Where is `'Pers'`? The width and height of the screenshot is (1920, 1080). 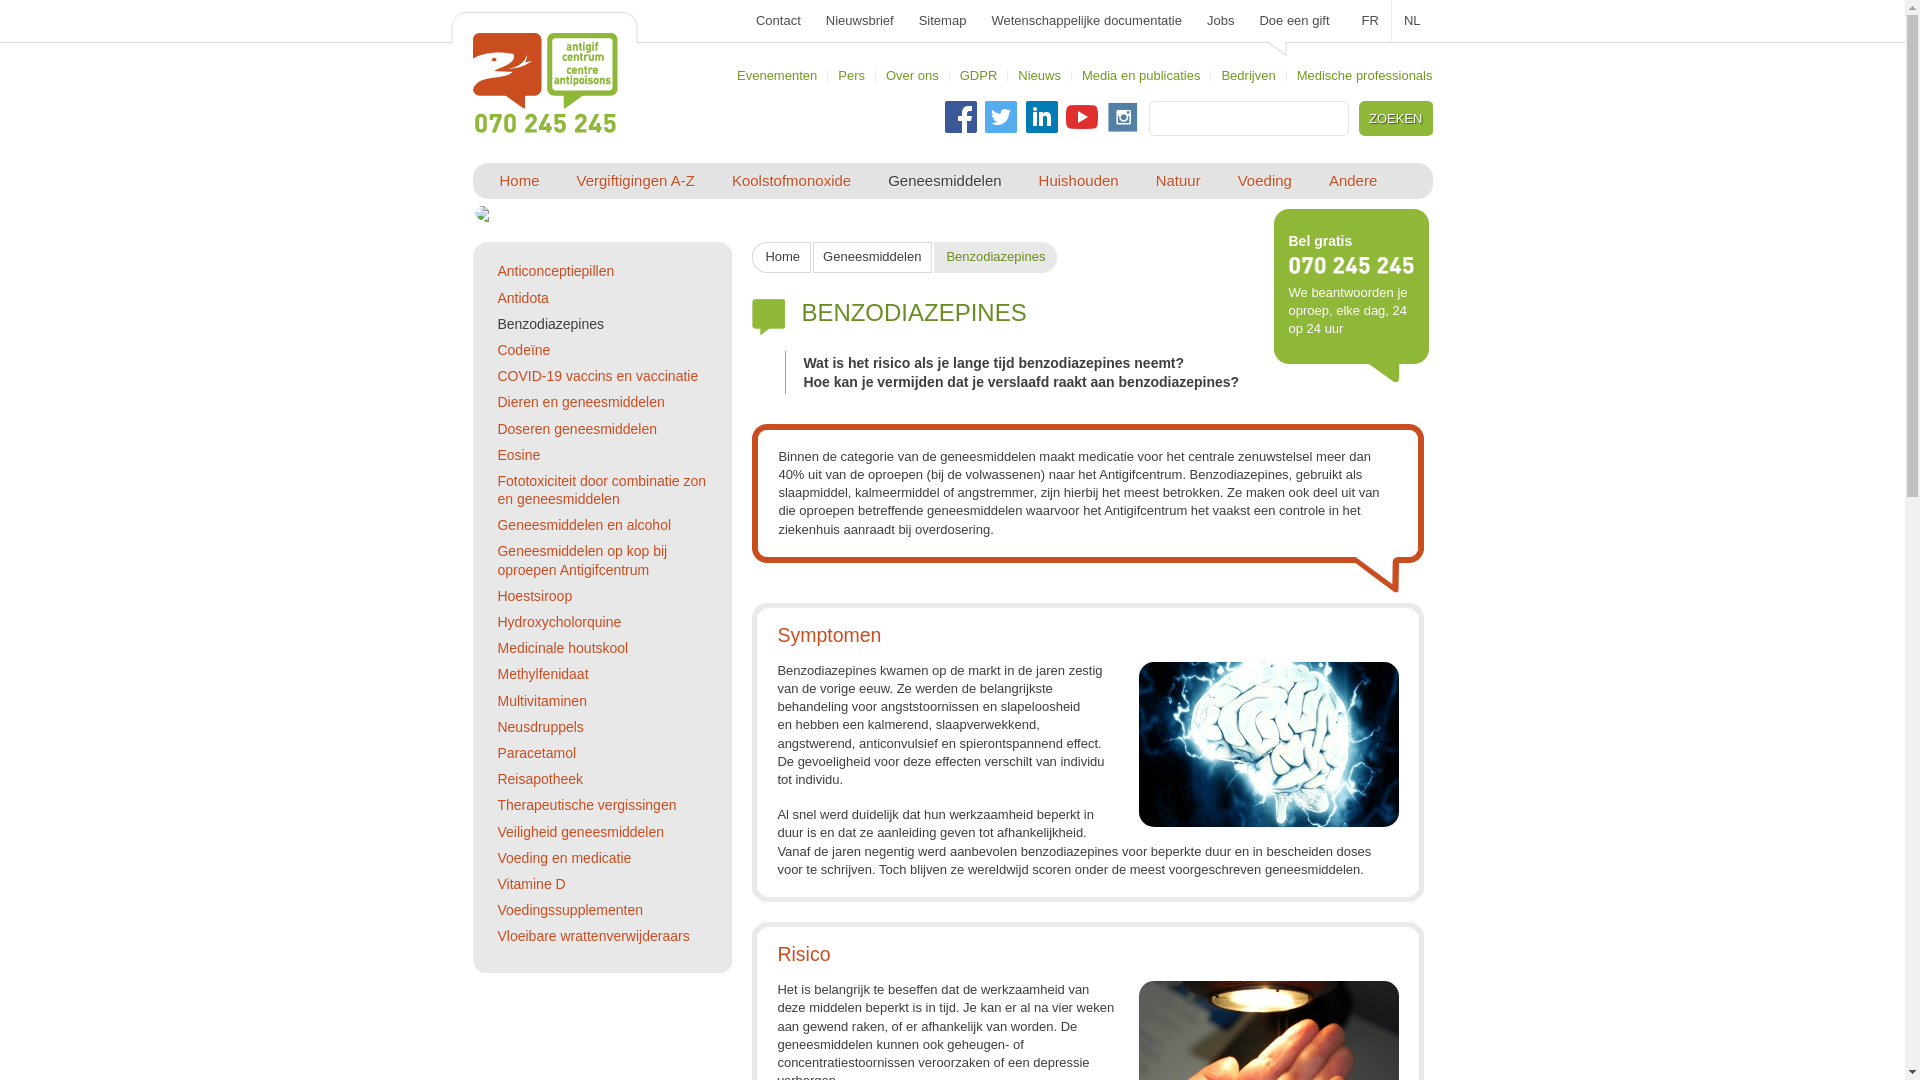 'Pers' is located at coordinates (851, 74).